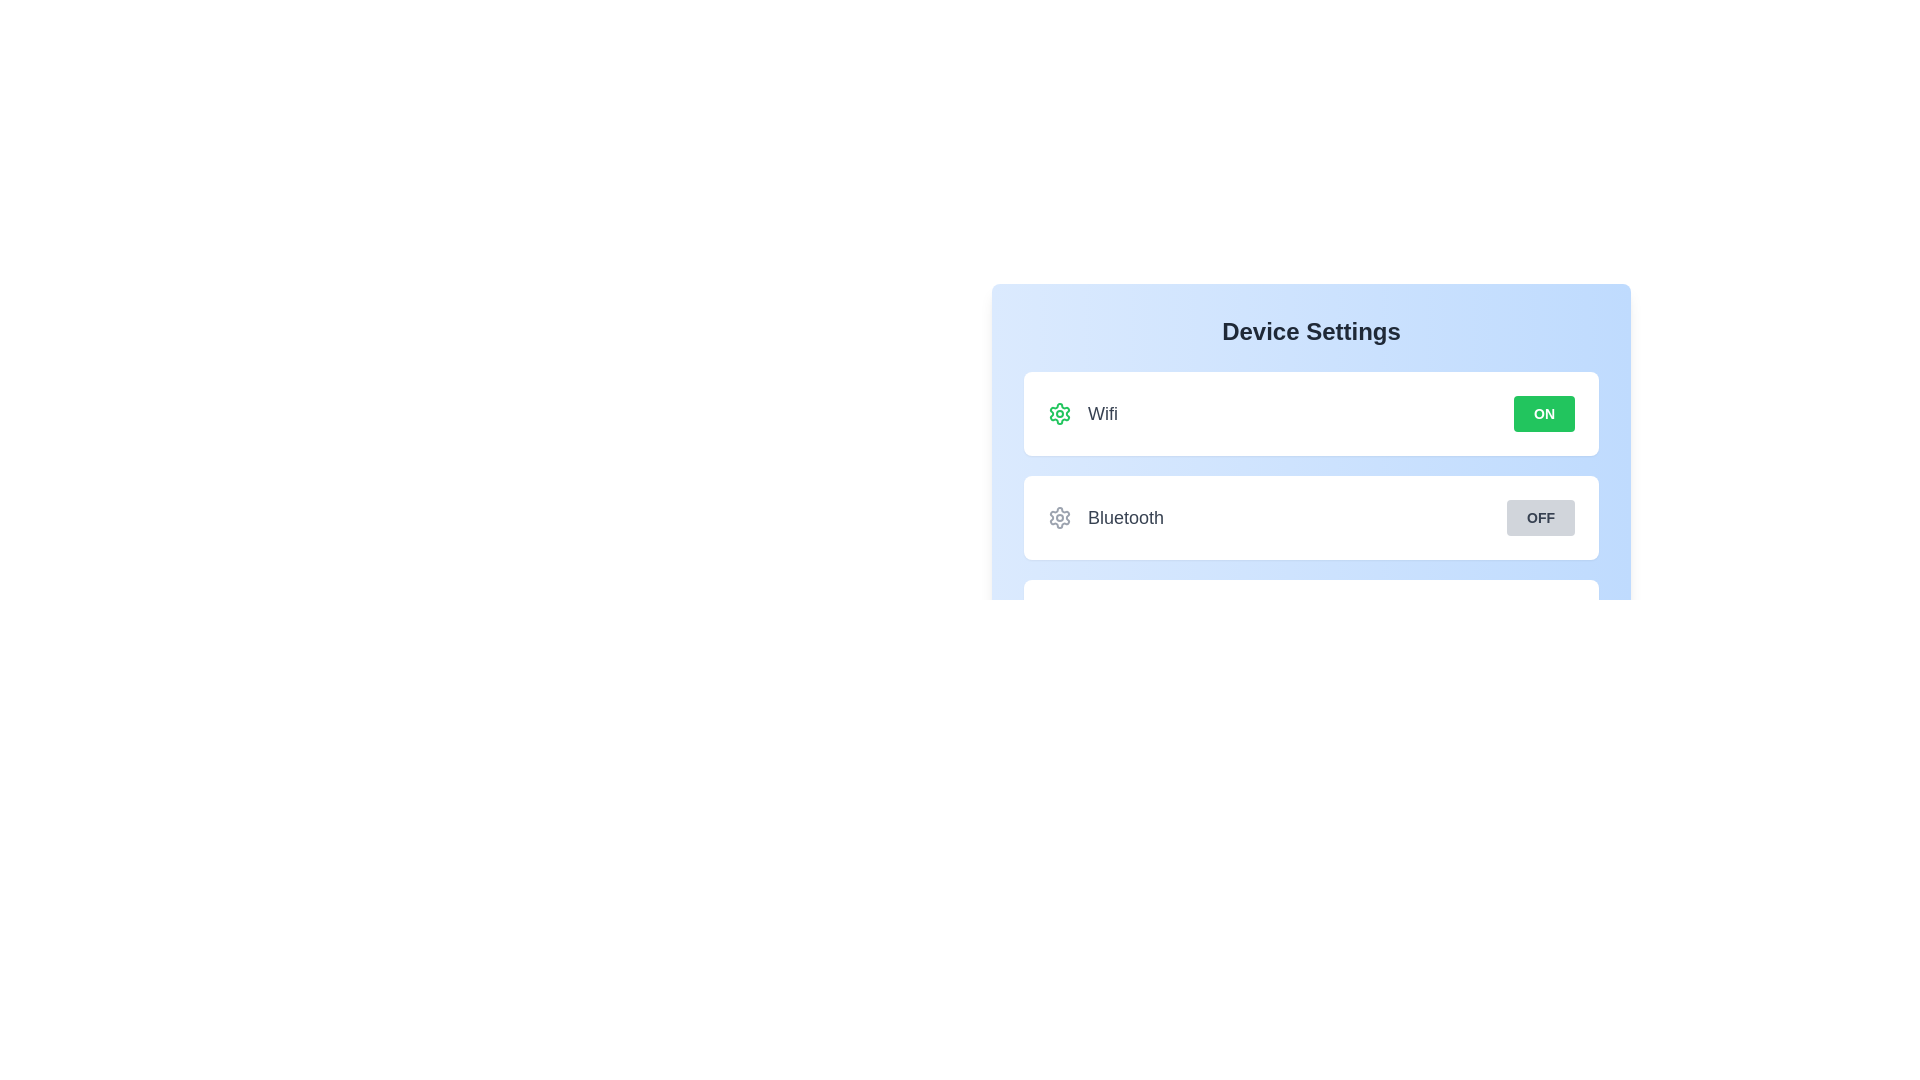 Image resolution: width=1920 pixels, height=1080 pixels. I want to click on the setting icon for Bluetooth to reveal information, so click(1059, 516).